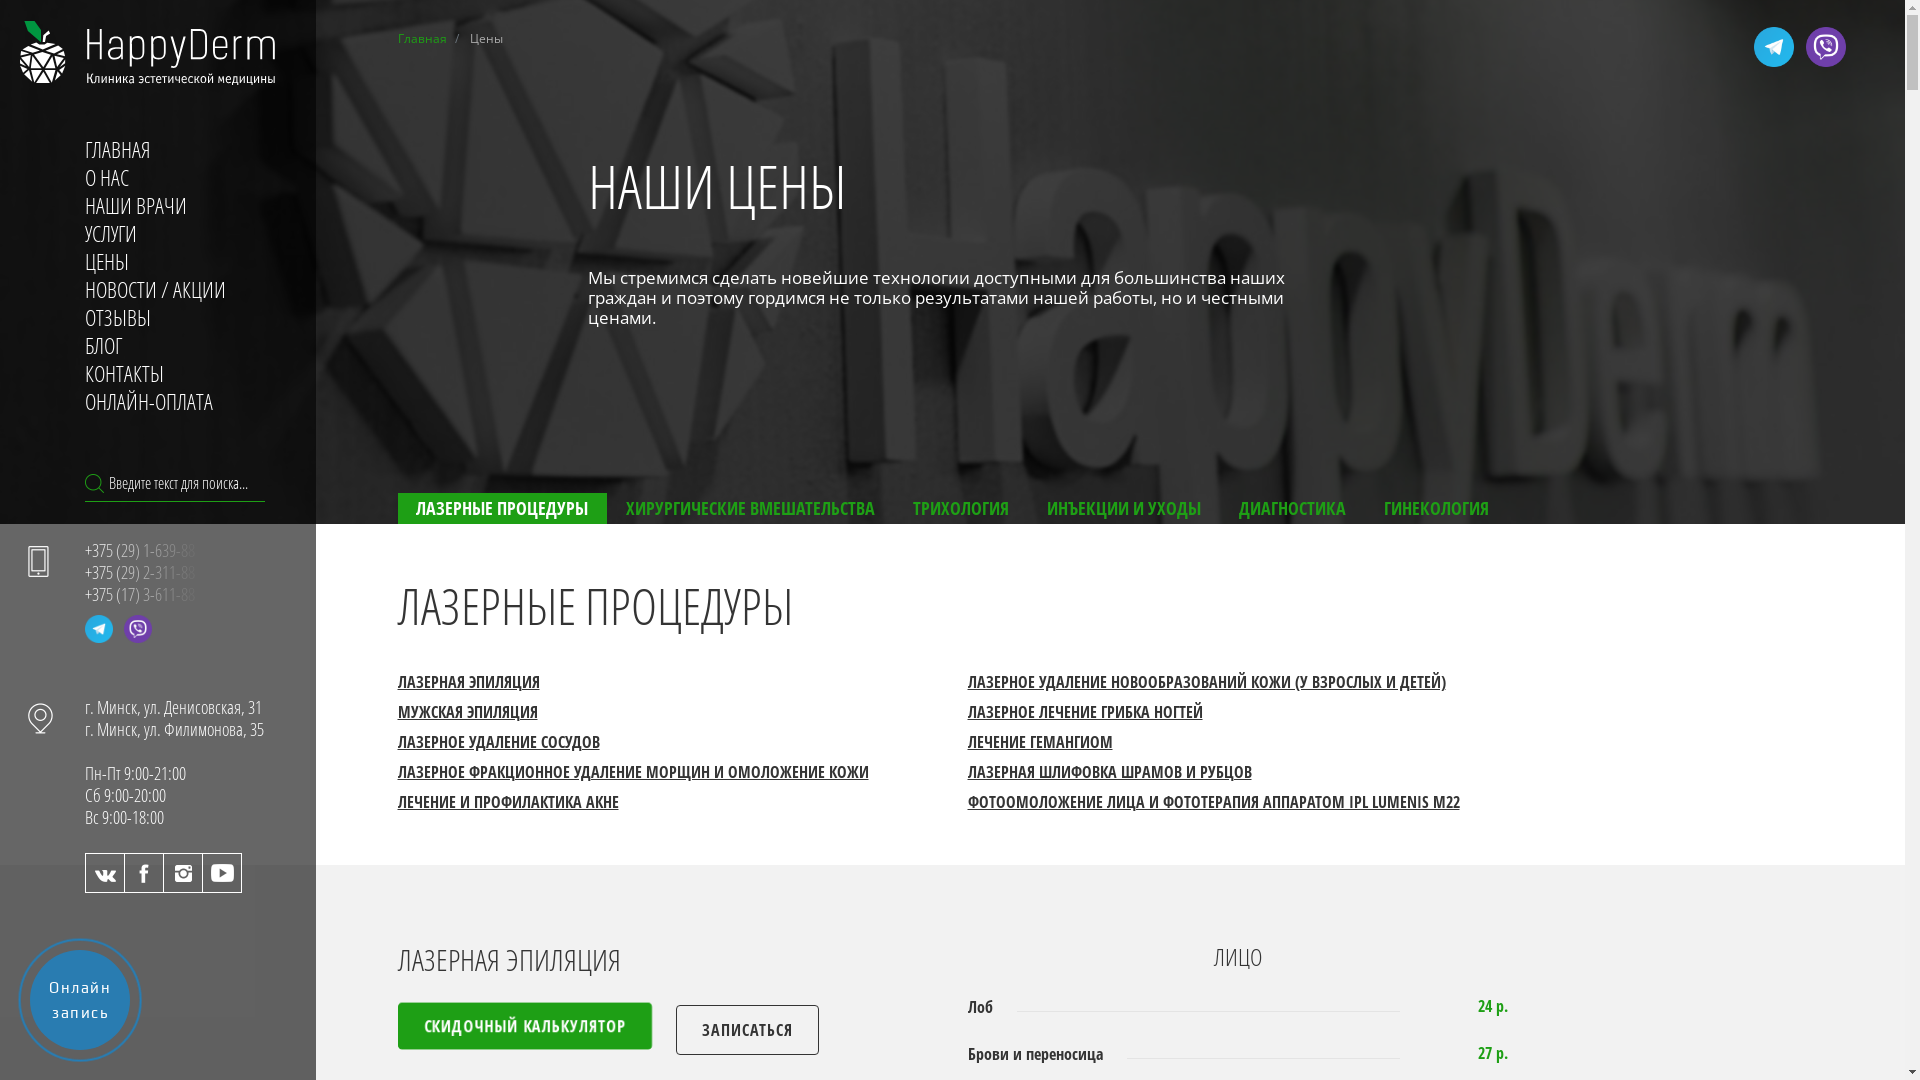 The height and width of the screenshot is (1080, 1920). What do you see at coordinates (142, 571) in the screenshot?
I see `'+375 (29) 2-311-88'` at bounding box center [142, 571].